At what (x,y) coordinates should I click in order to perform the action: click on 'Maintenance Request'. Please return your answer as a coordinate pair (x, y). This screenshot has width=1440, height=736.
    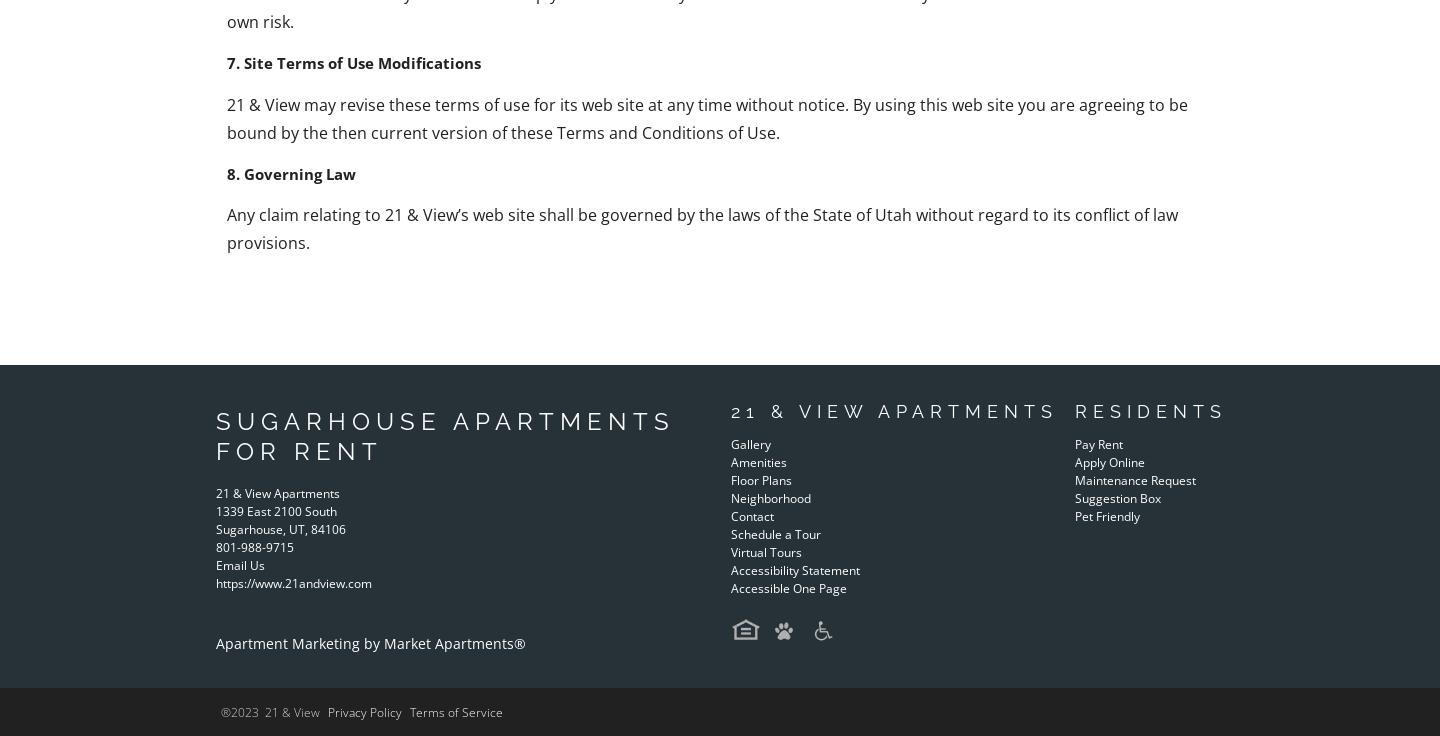
    Looking at the image, I should click on (1133, 478).